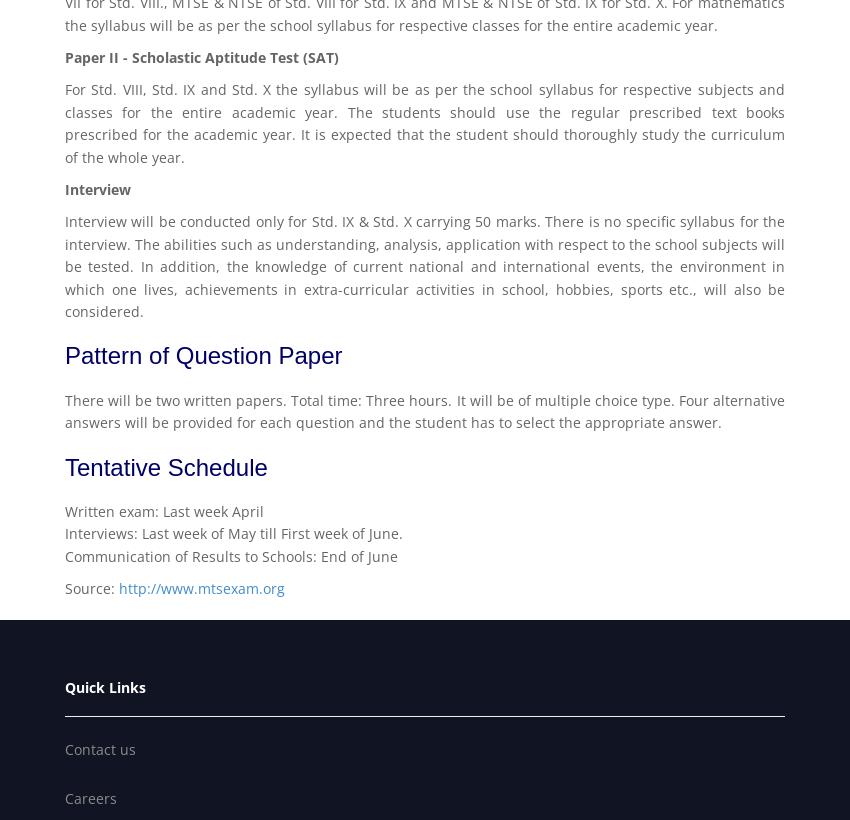 The width and height of the screenshot is (850, 820). Describe the element at coordinates (65, 57) in the screenshot. I see `'Paper II - Scholastic Aptitude Test (SAT)'` at that location.